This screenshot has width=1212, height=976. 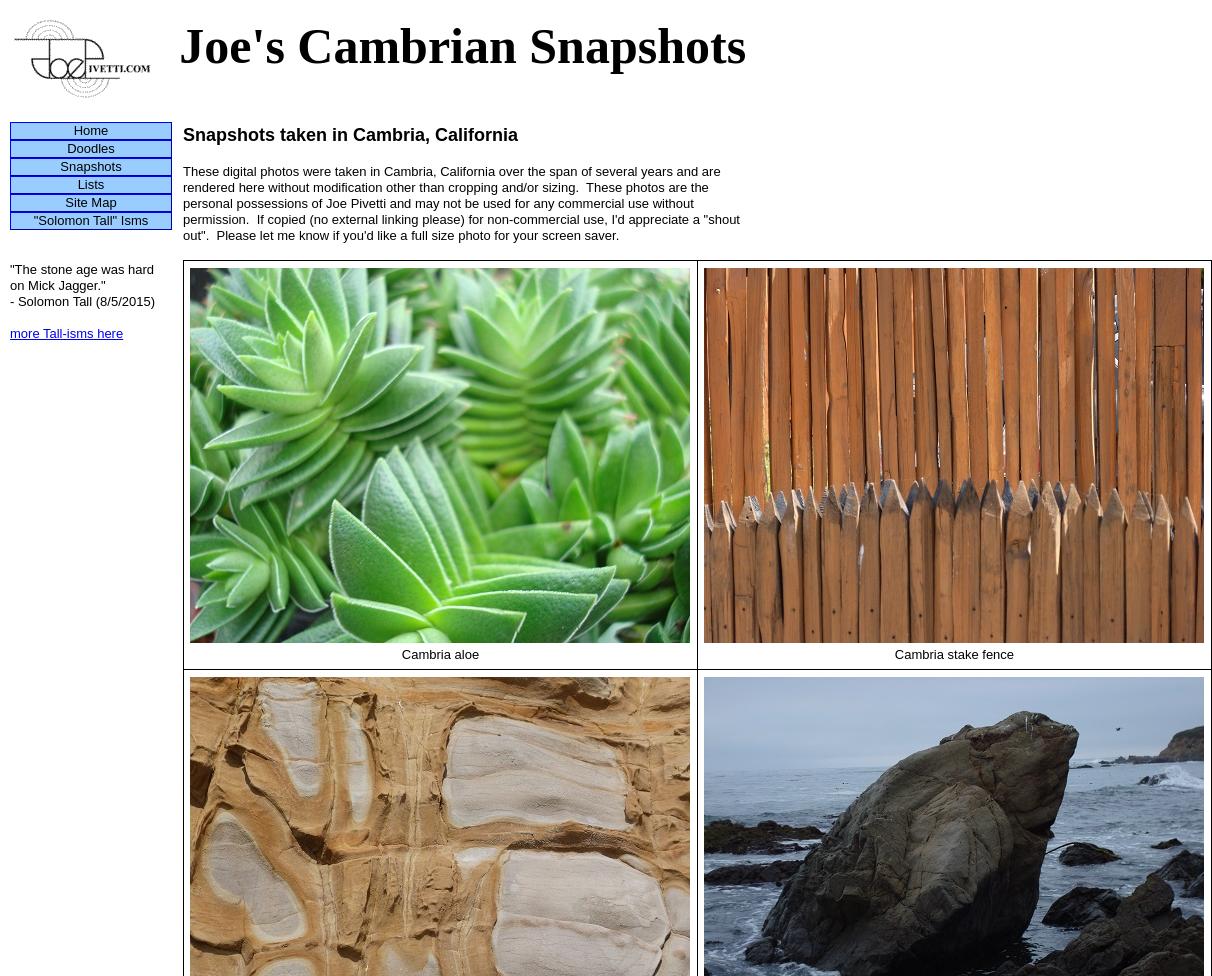 What do you see at coordinates (82, 277) in the screenshot?
I see `'"The stone age was hard on Mick Jagger."'` at bounding box center [82, 277].